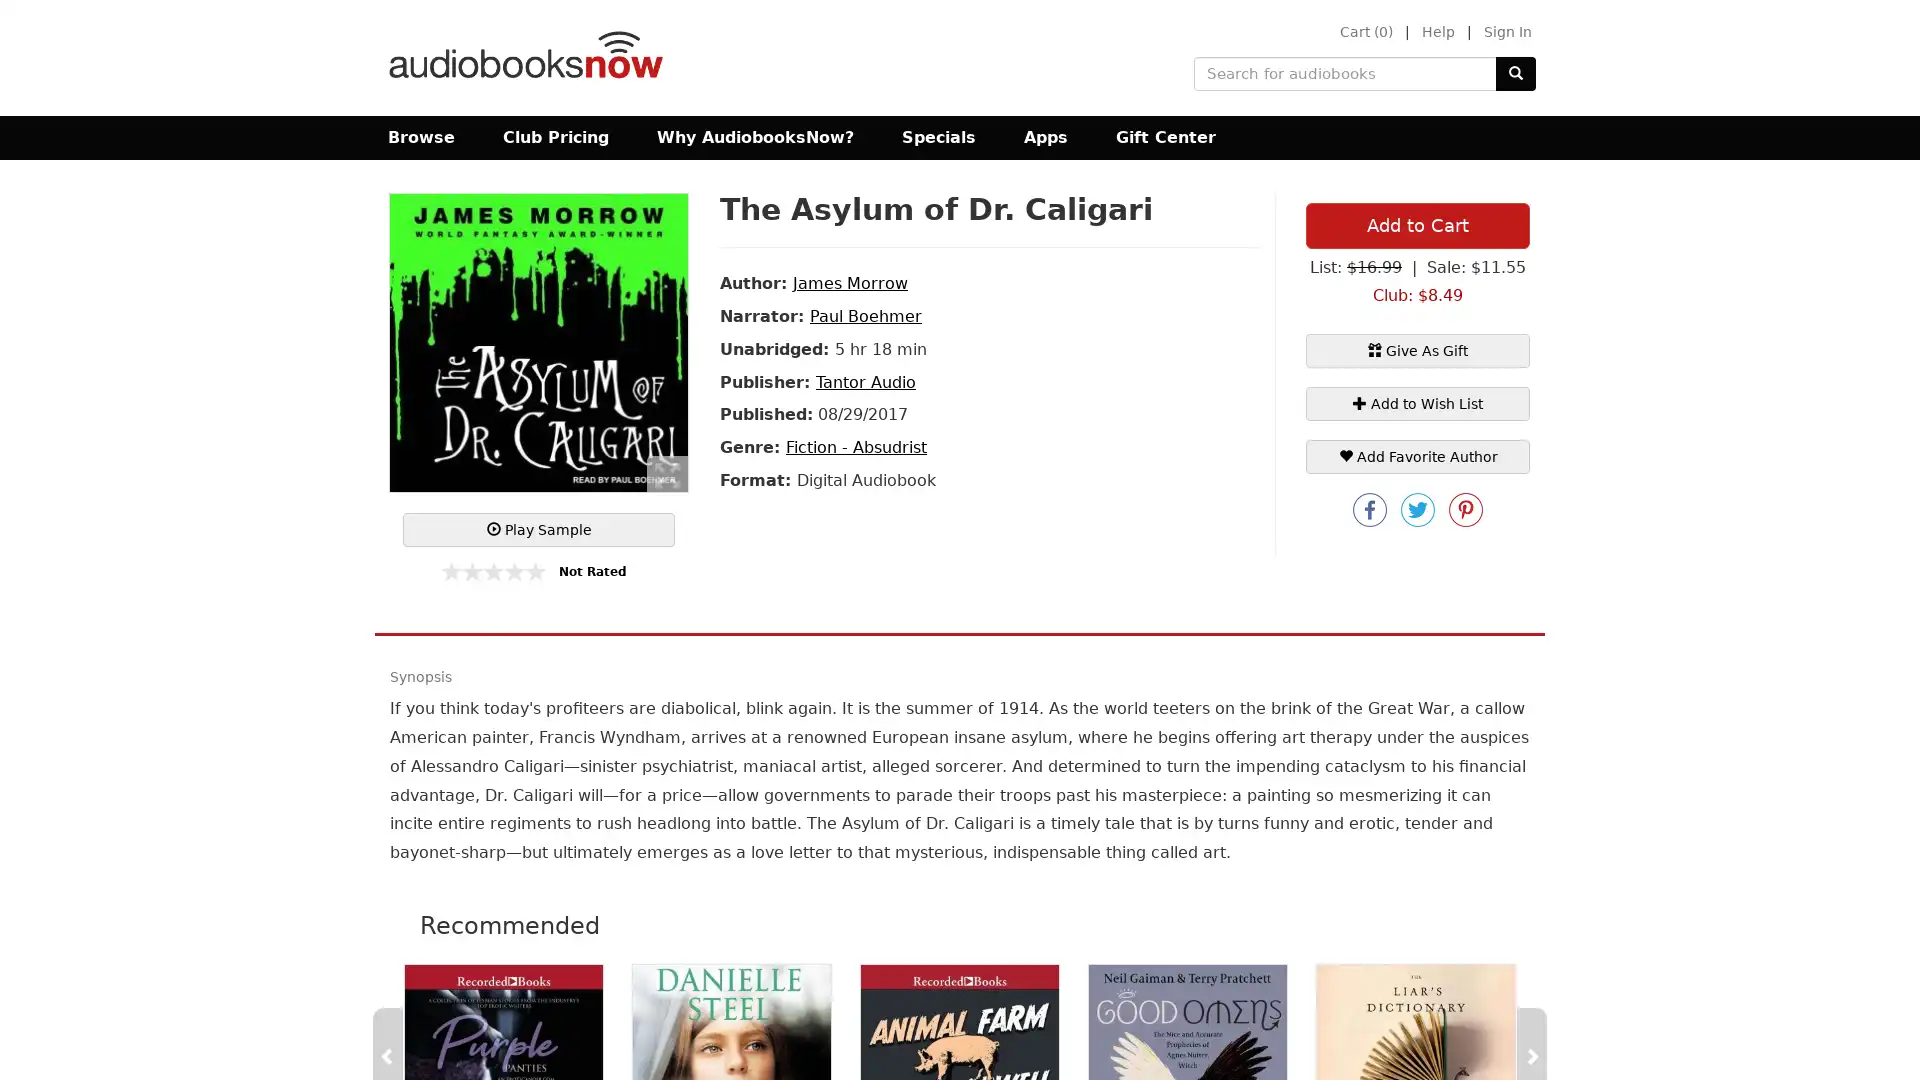  I want to click on Submit Search, so click(1516, 72).